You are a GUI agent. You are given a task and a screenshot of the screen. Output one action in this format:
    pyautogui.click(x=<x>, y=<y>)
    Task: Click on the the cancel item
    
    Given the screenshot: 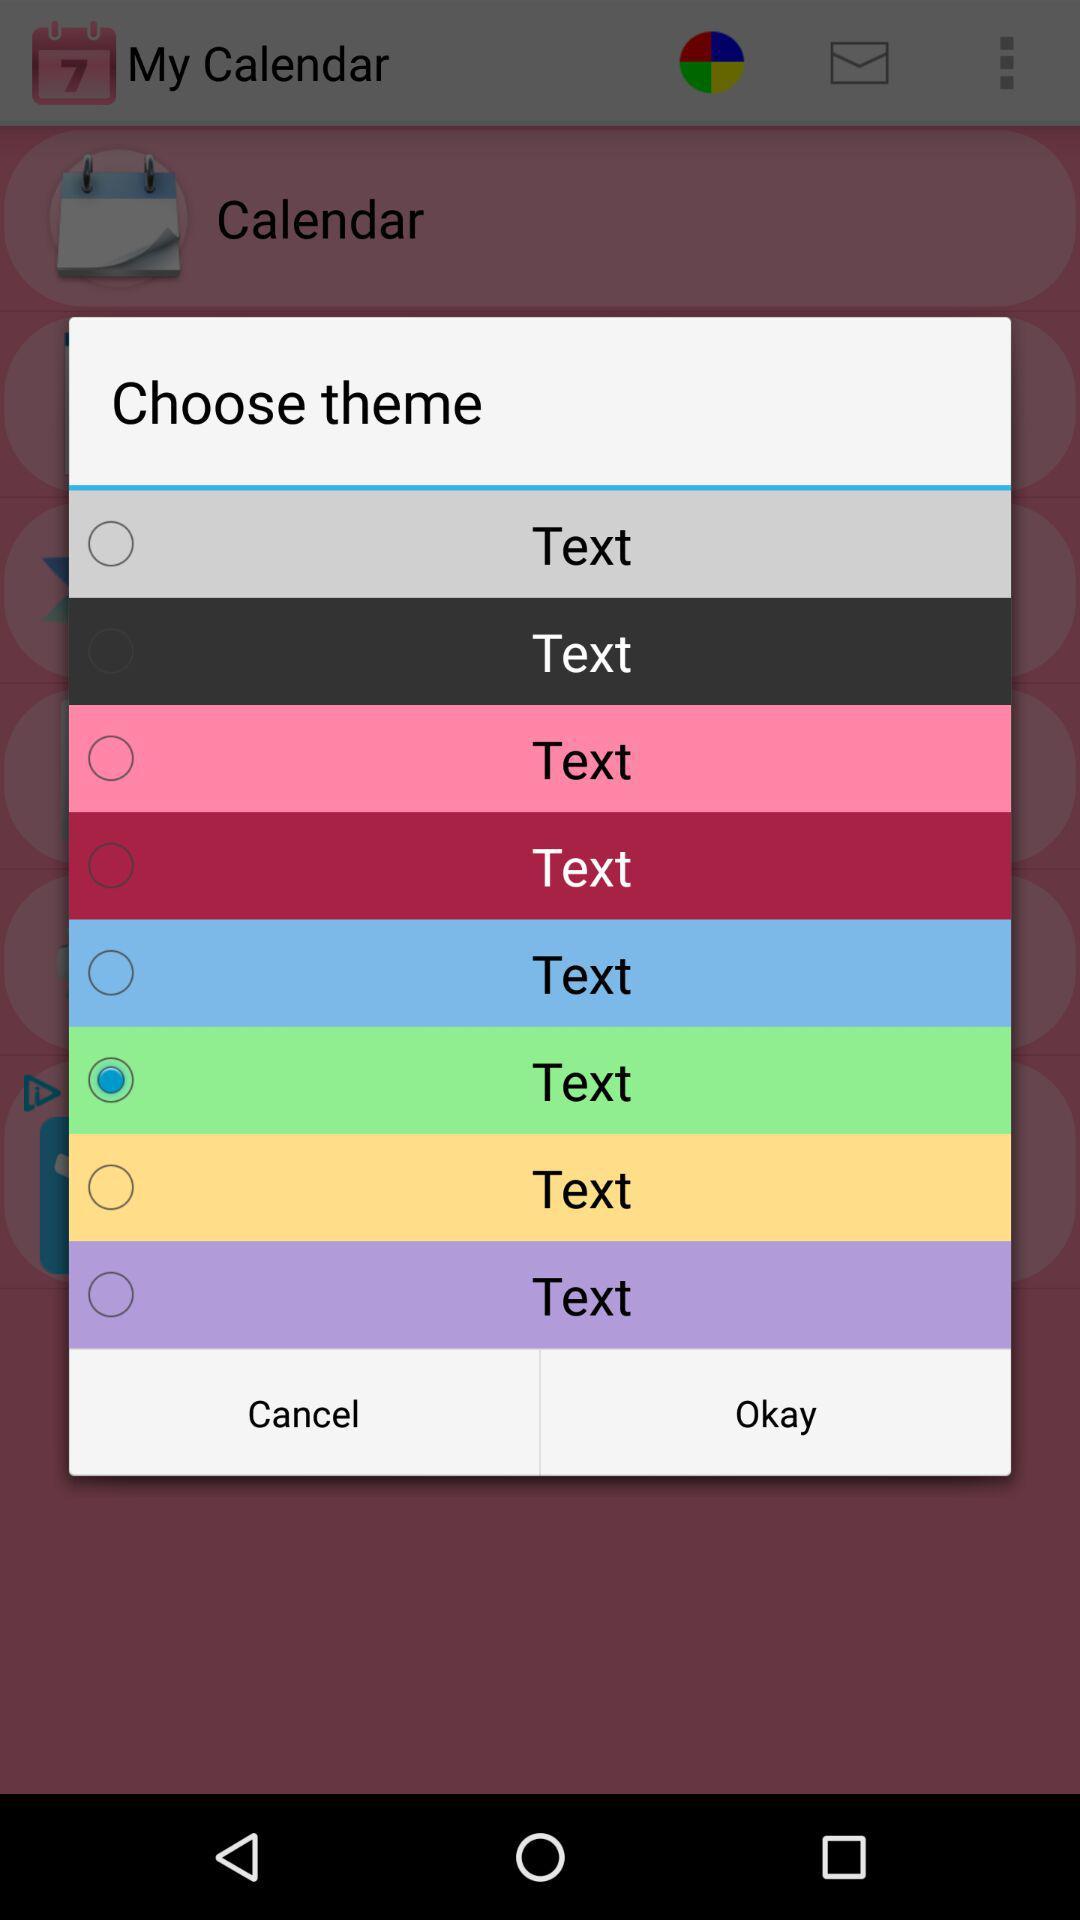 What is the action you would take?
    pyautogui.click(x=304, y=1411)
    